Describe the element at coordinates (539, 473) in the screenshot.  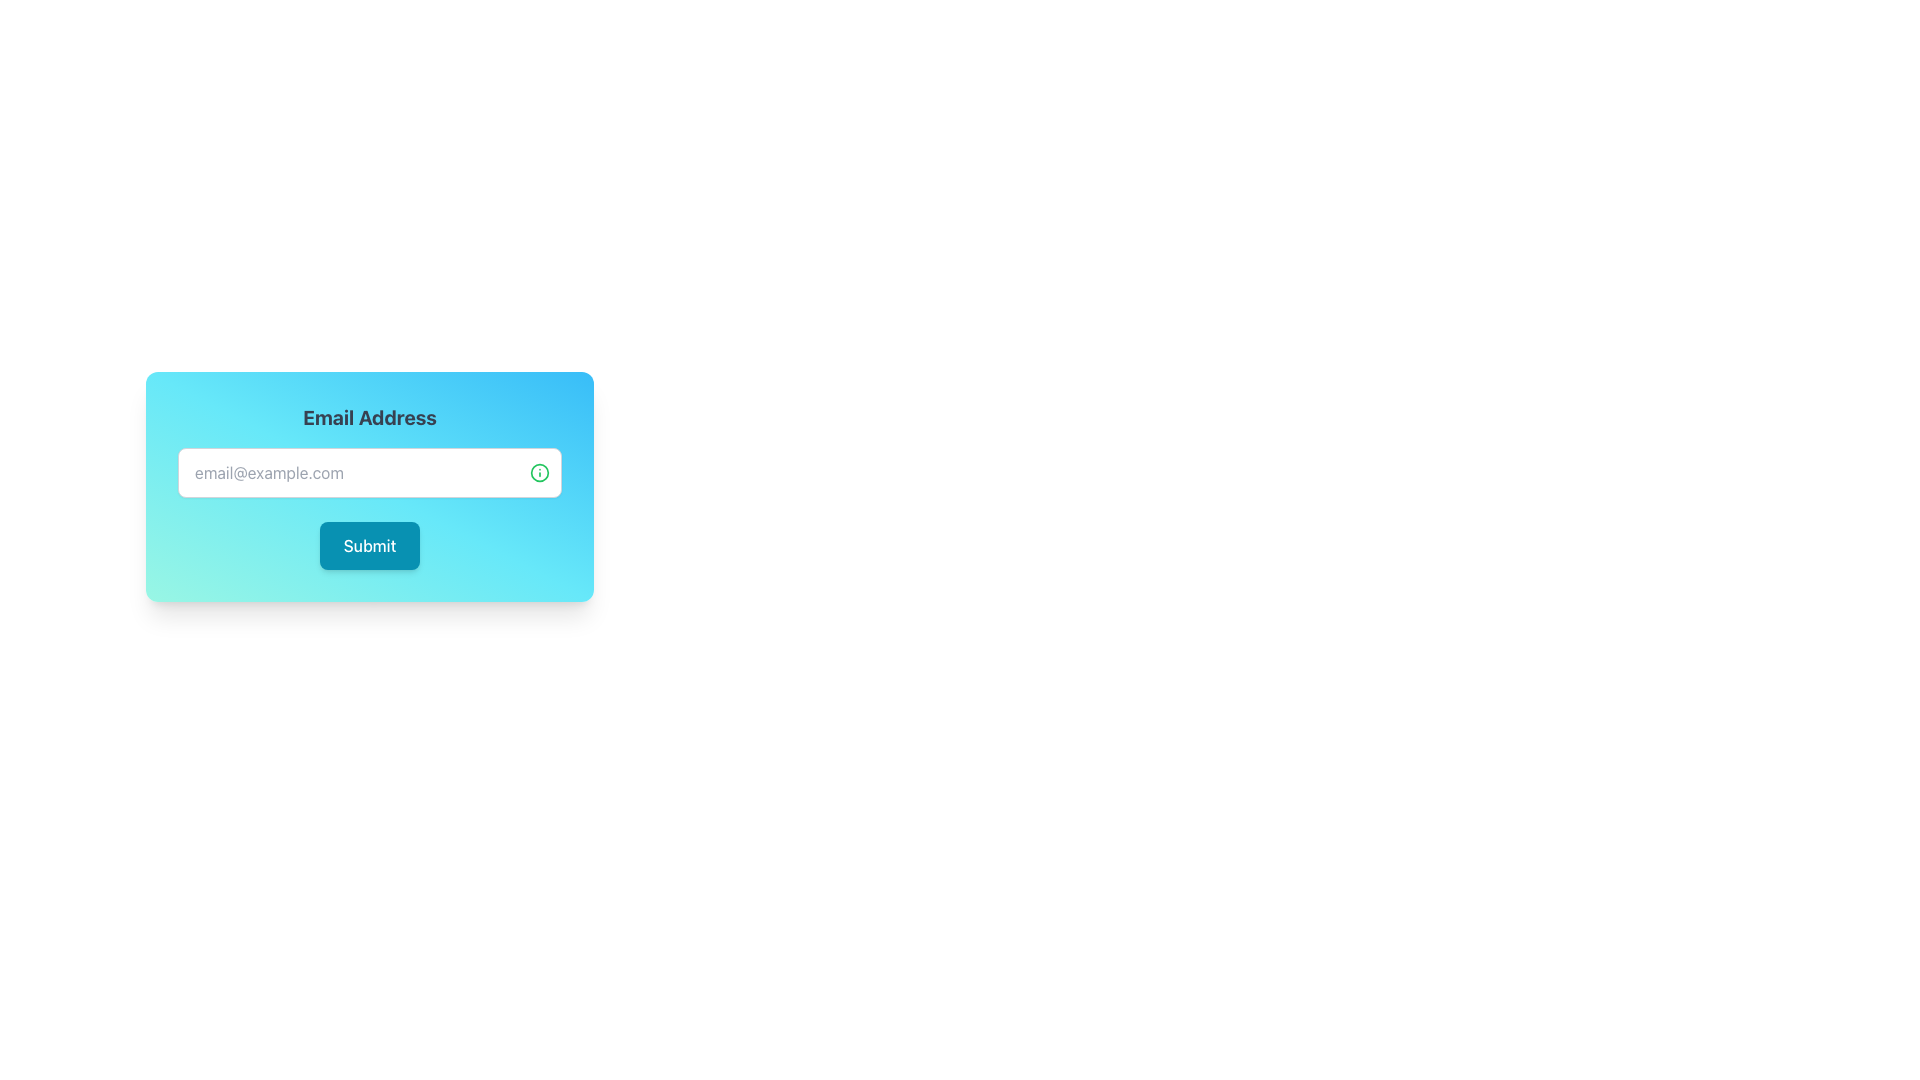
I see `the information or help icon located at the right end of the email input field within the blue and white gradient panel titled 'Email Address'` at that location.